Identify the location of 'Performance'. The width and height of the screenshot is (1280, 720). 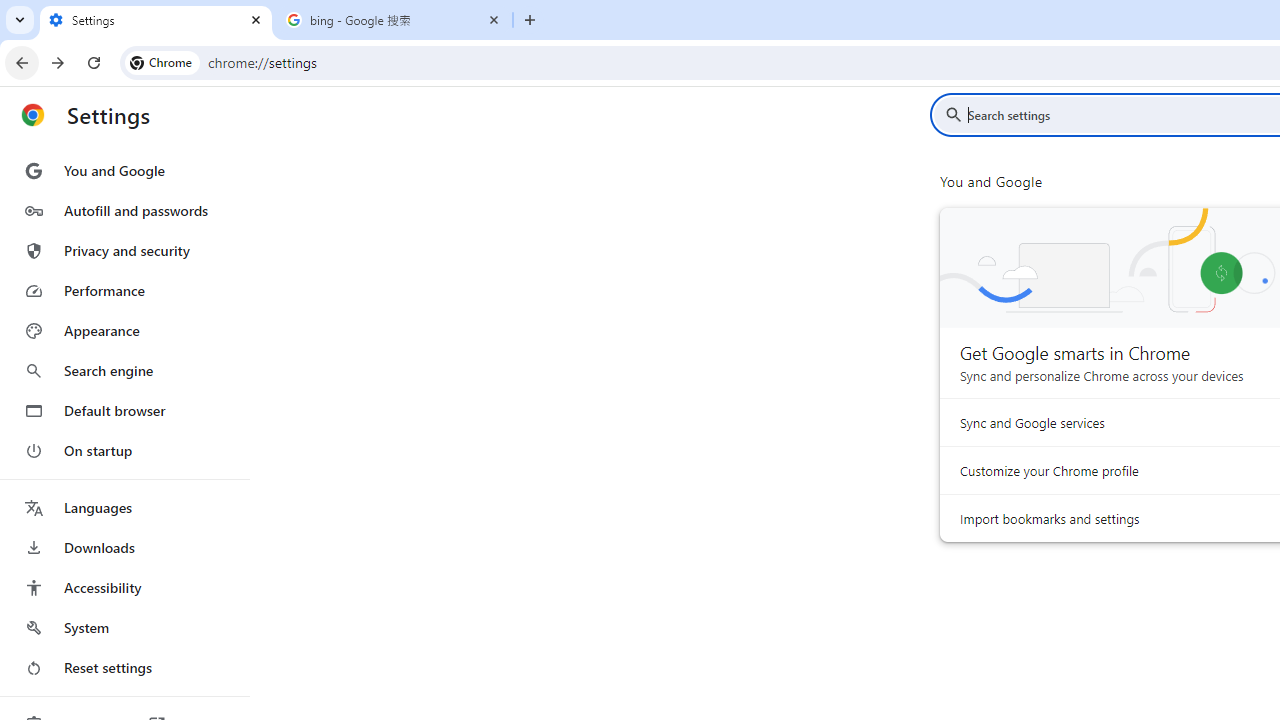
(123, 290).